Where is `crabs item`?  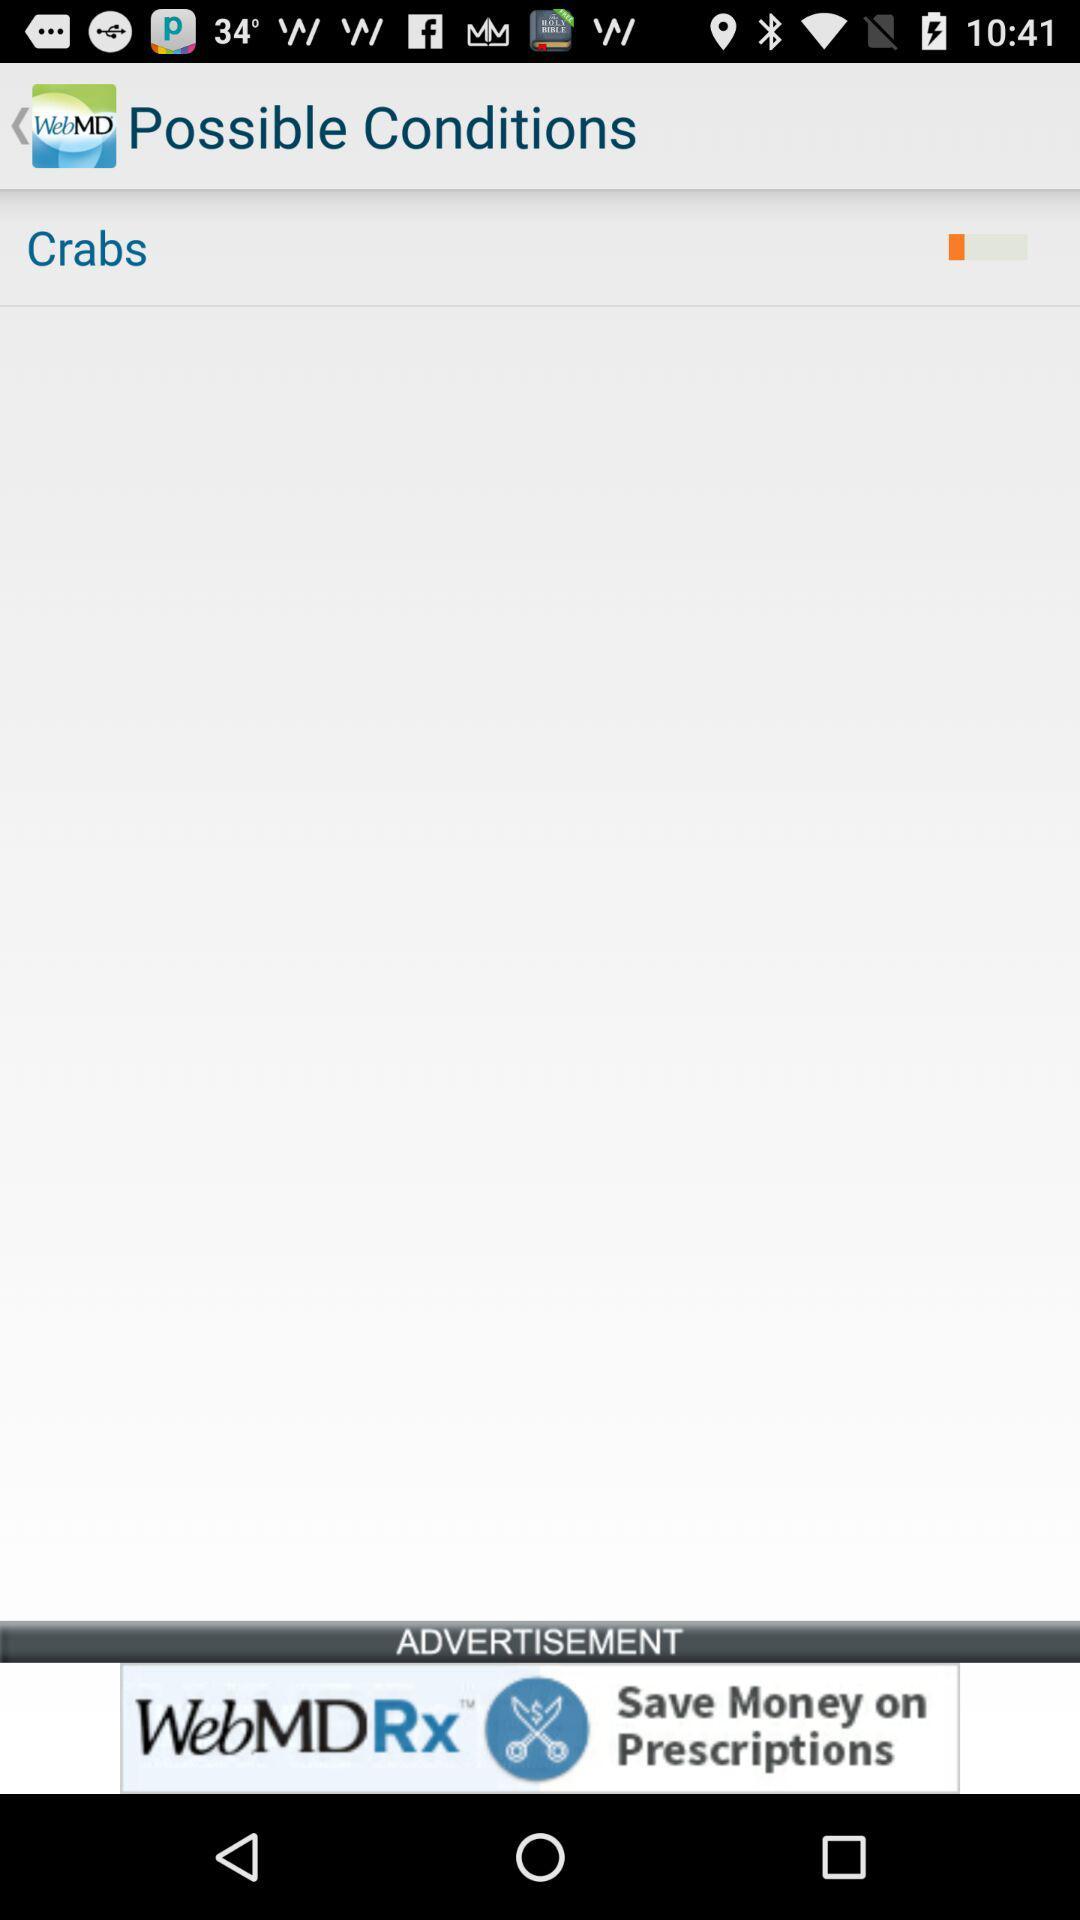
crabs item is located at coordinates (474, 246).